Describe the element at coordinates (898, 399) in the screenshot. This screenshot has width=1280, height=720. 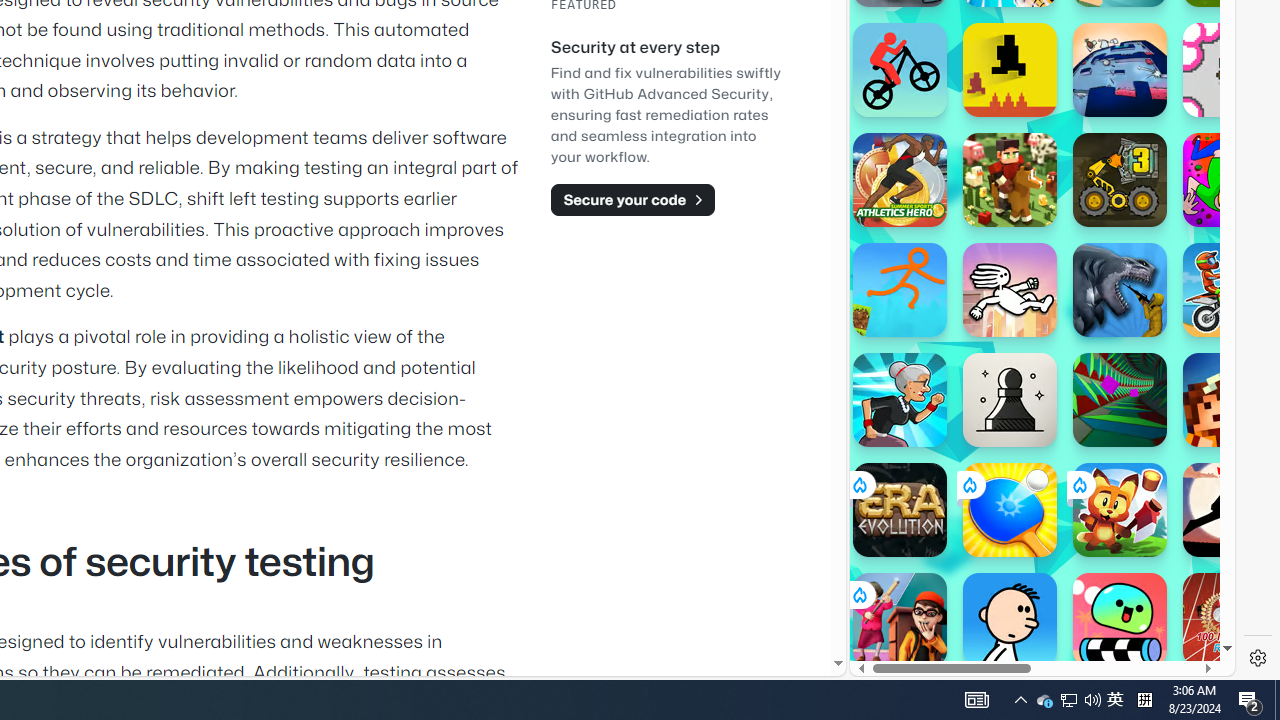
I see `'Angry Gran Run'` at that location.